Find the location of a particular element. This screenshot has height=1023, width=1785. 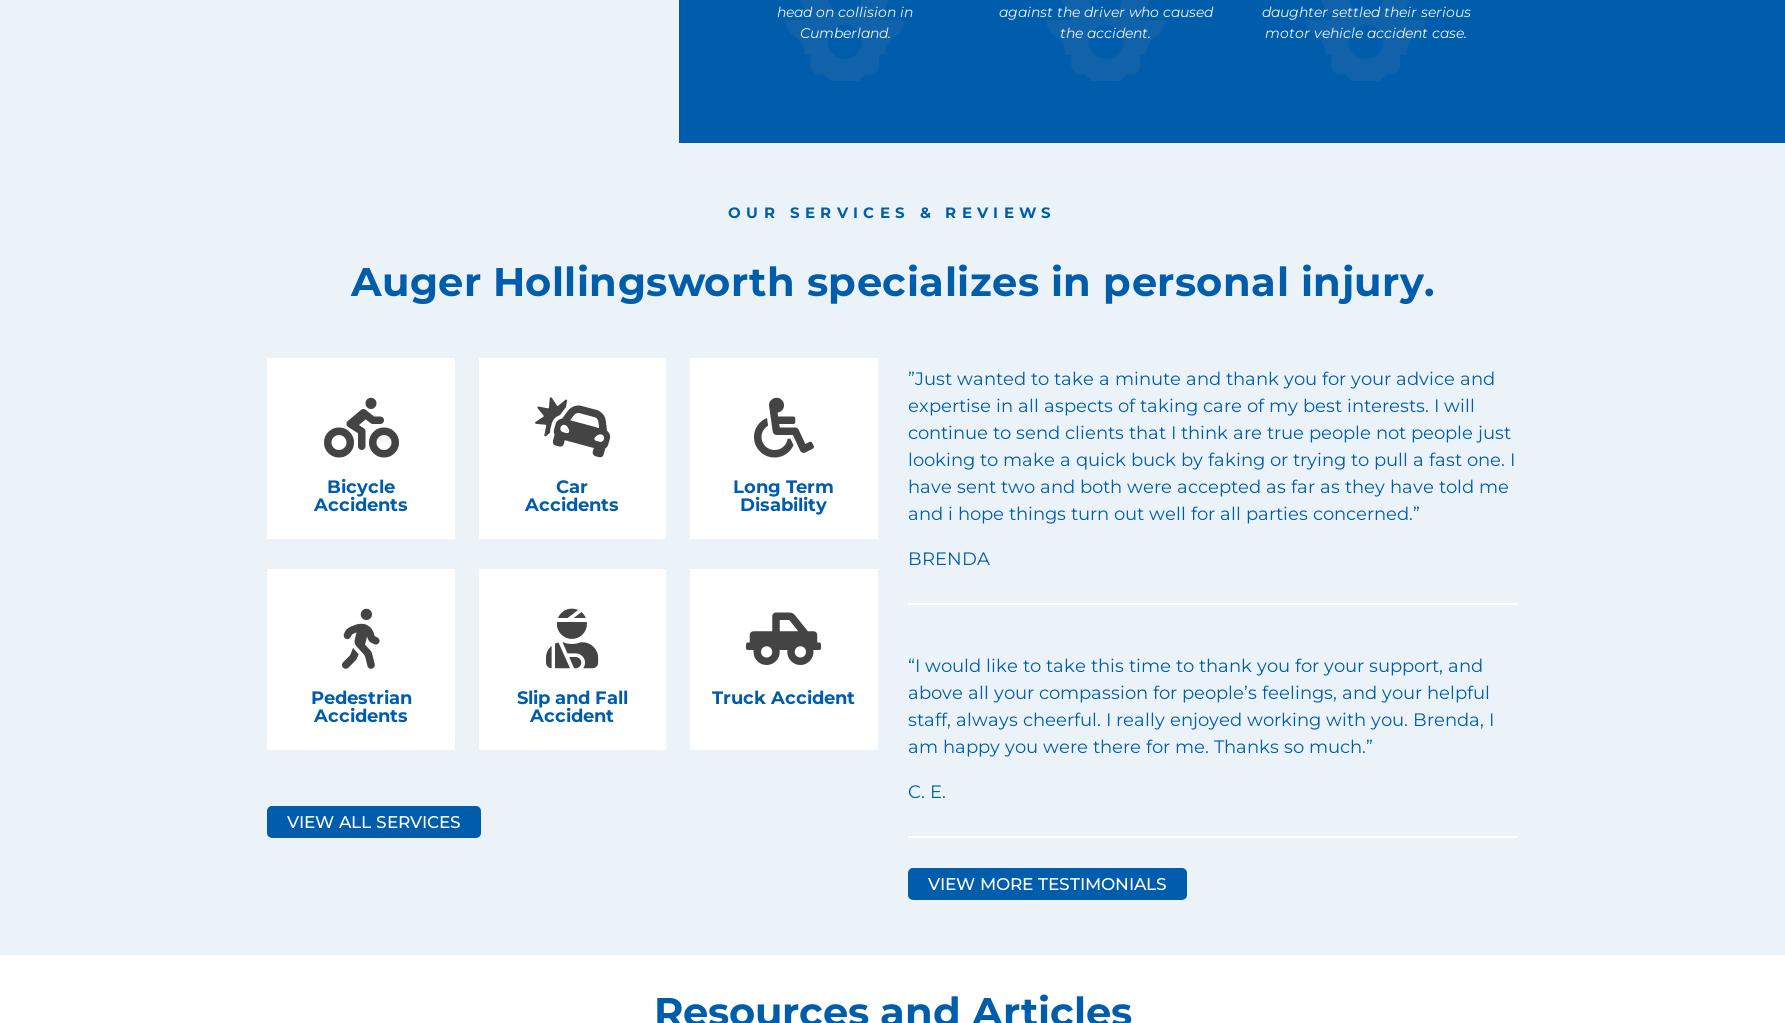

'View All Services' is located at coordinates (287, 821).